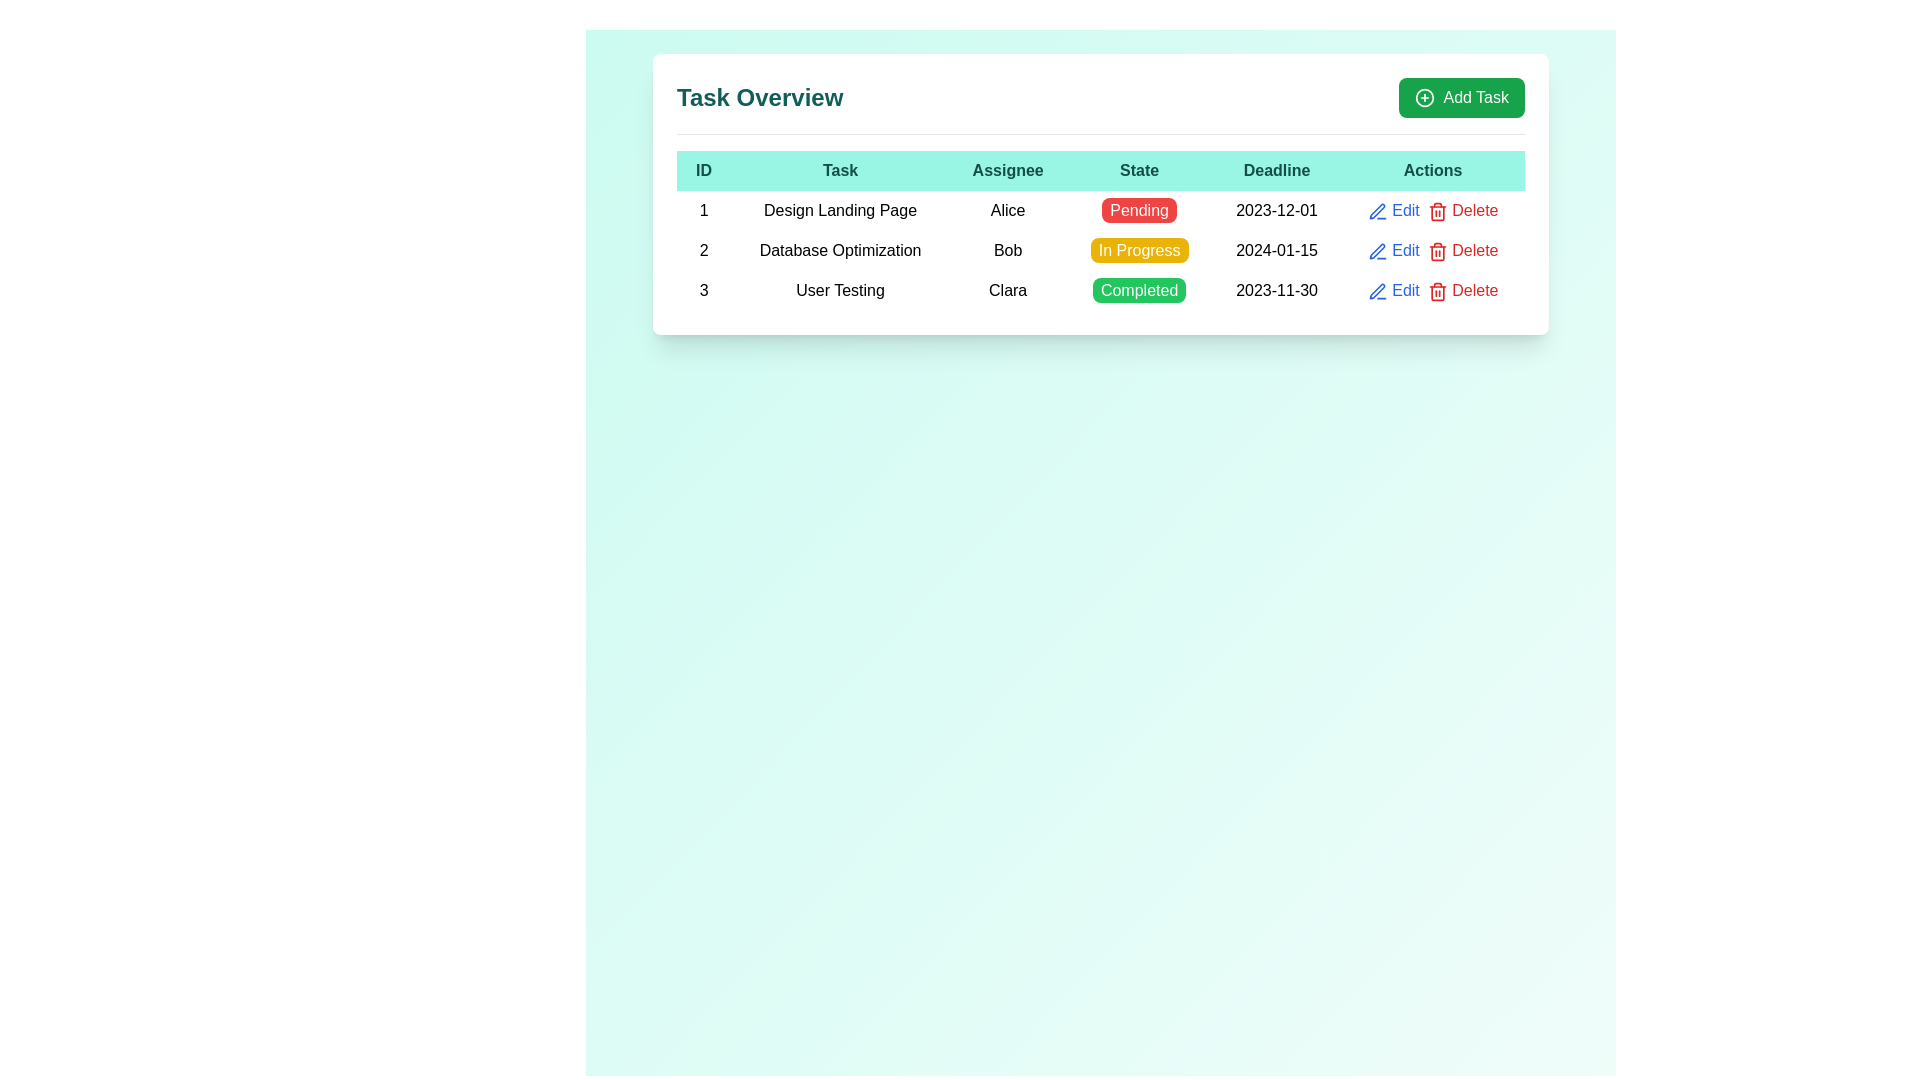 The width and height of the screenshot is (1920, 1080). What do you see at coordinates (1376, 250) in the screenshot?
I see `the edit icon, which is a diagonal pen symbol with a blue line stroke, located in the Actions column of the second row (Database Optimization task) in the table` at bounding box center [1376, 250].